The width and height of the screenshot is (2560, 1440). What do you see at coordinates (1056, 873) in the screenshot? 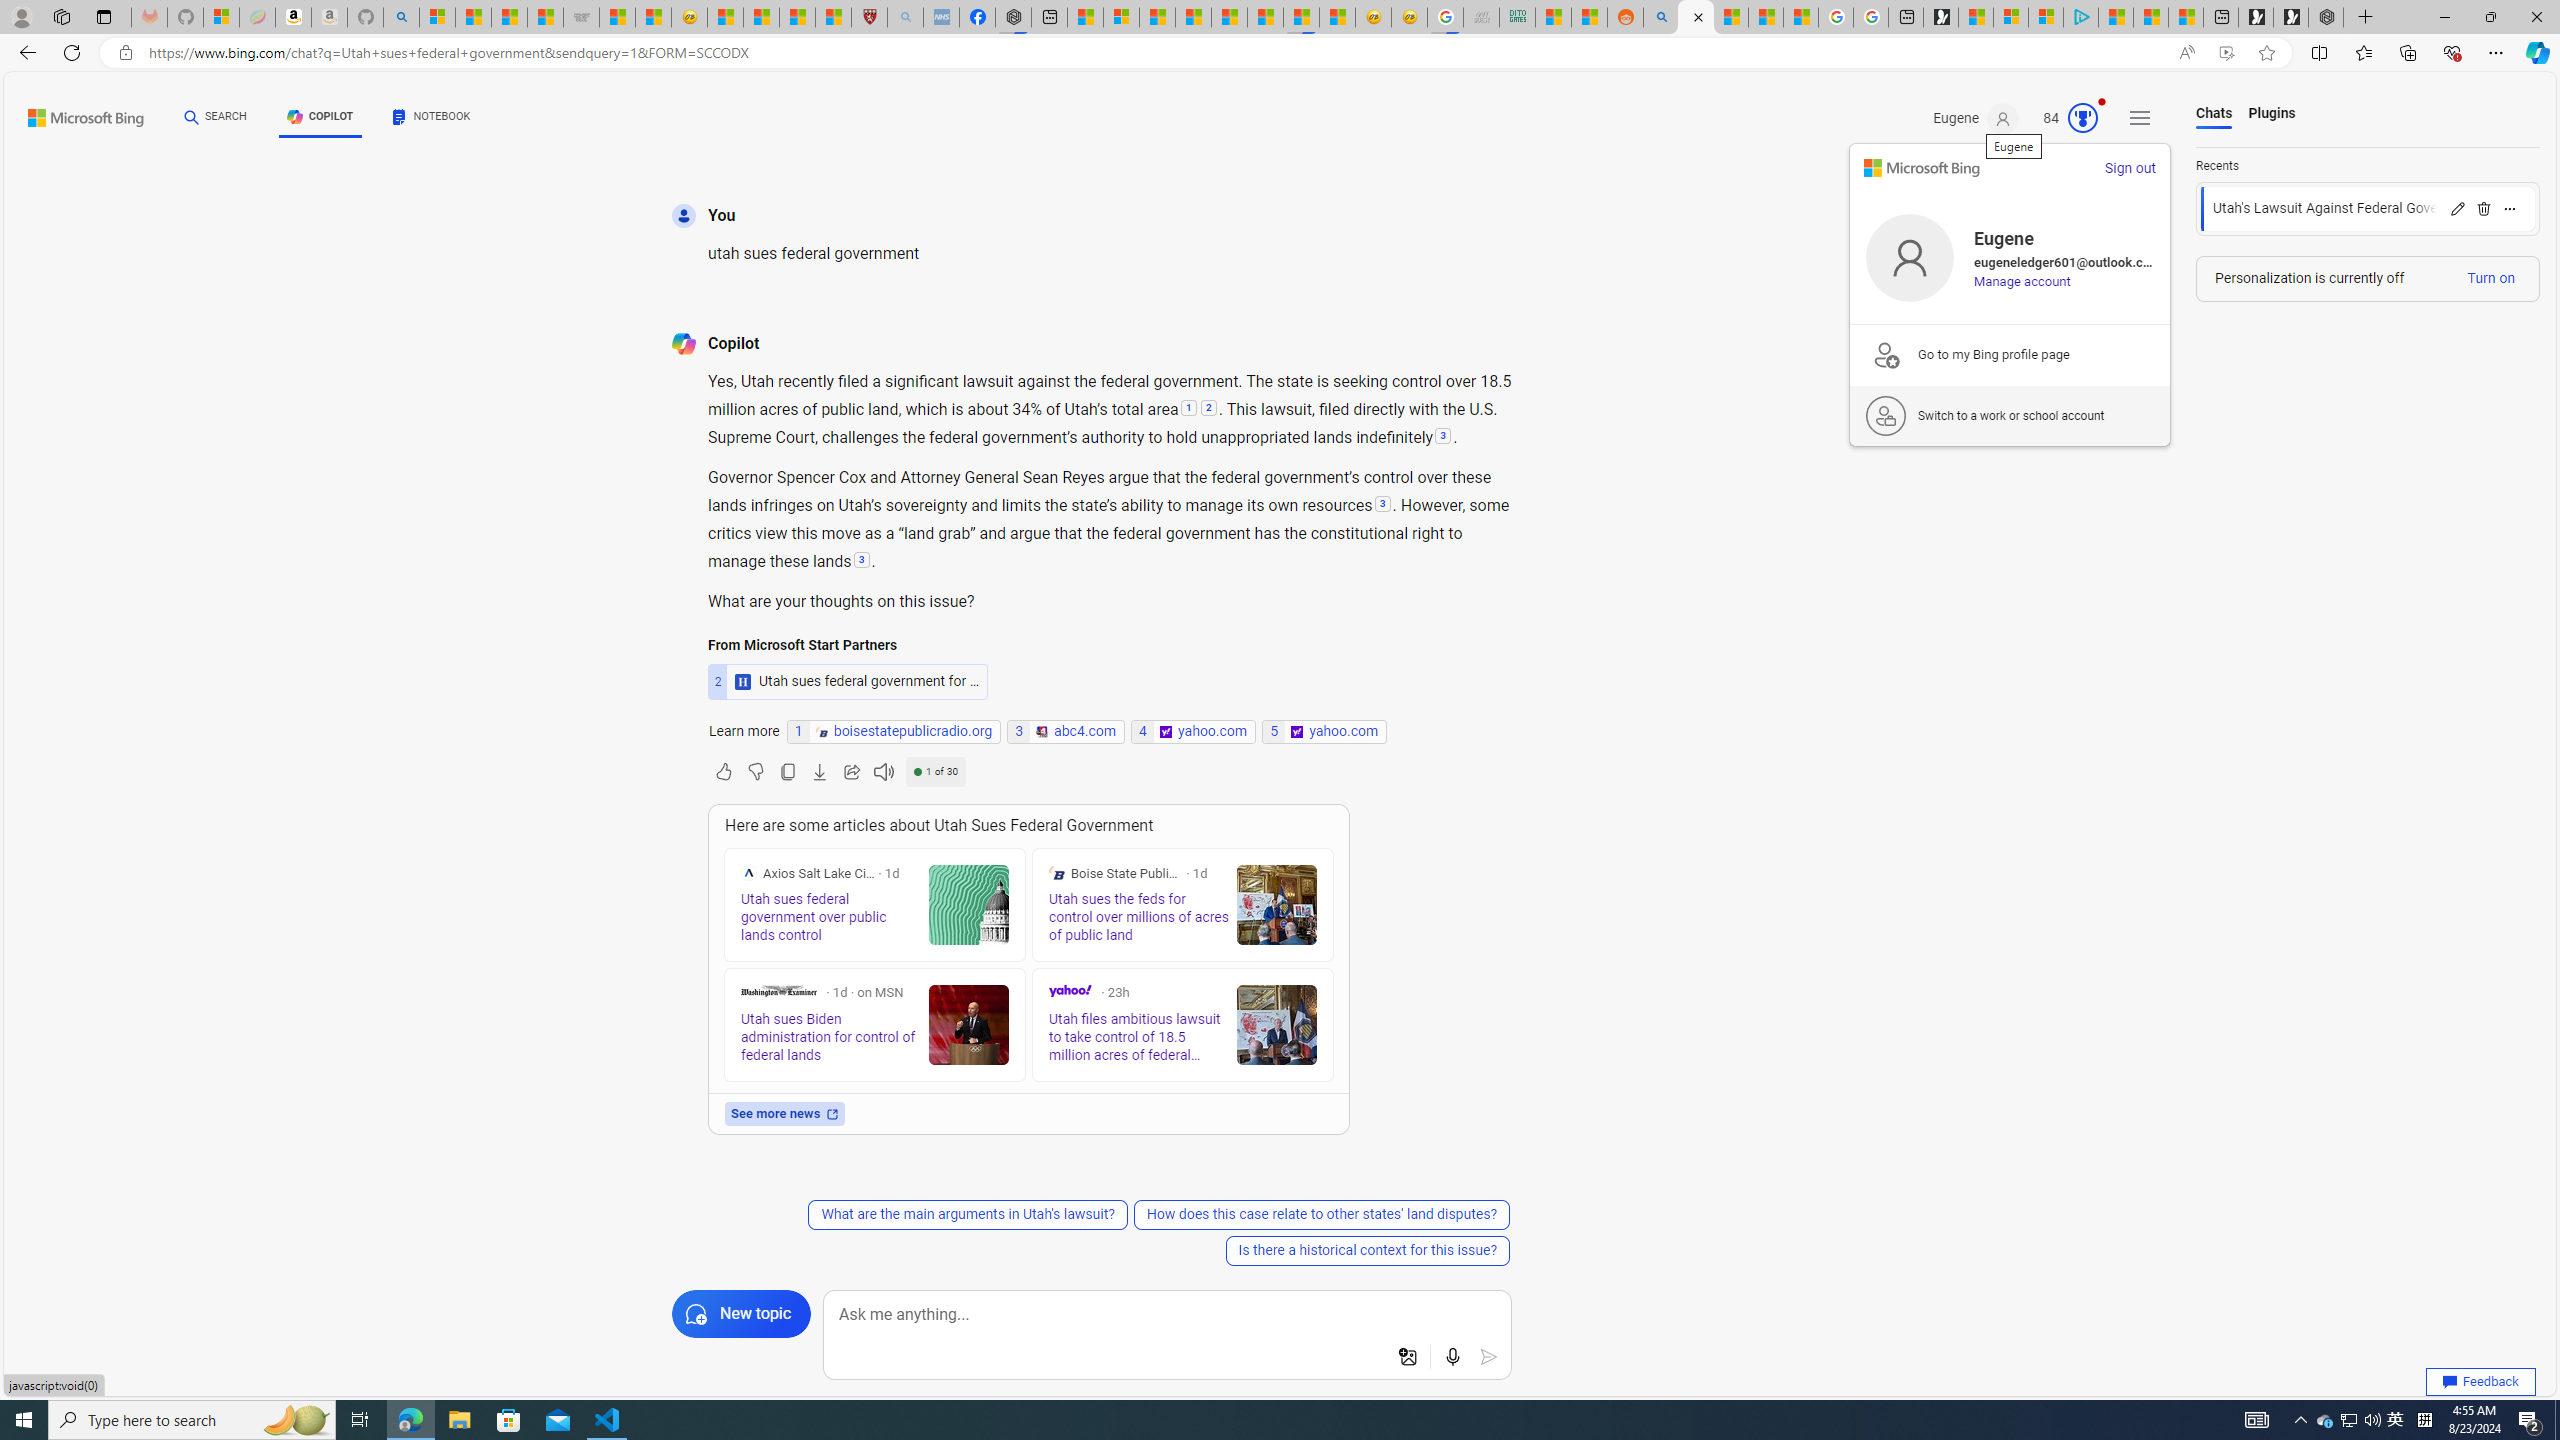
I see `'Boise State Public Radio'` at bounding box center [1056, 873].